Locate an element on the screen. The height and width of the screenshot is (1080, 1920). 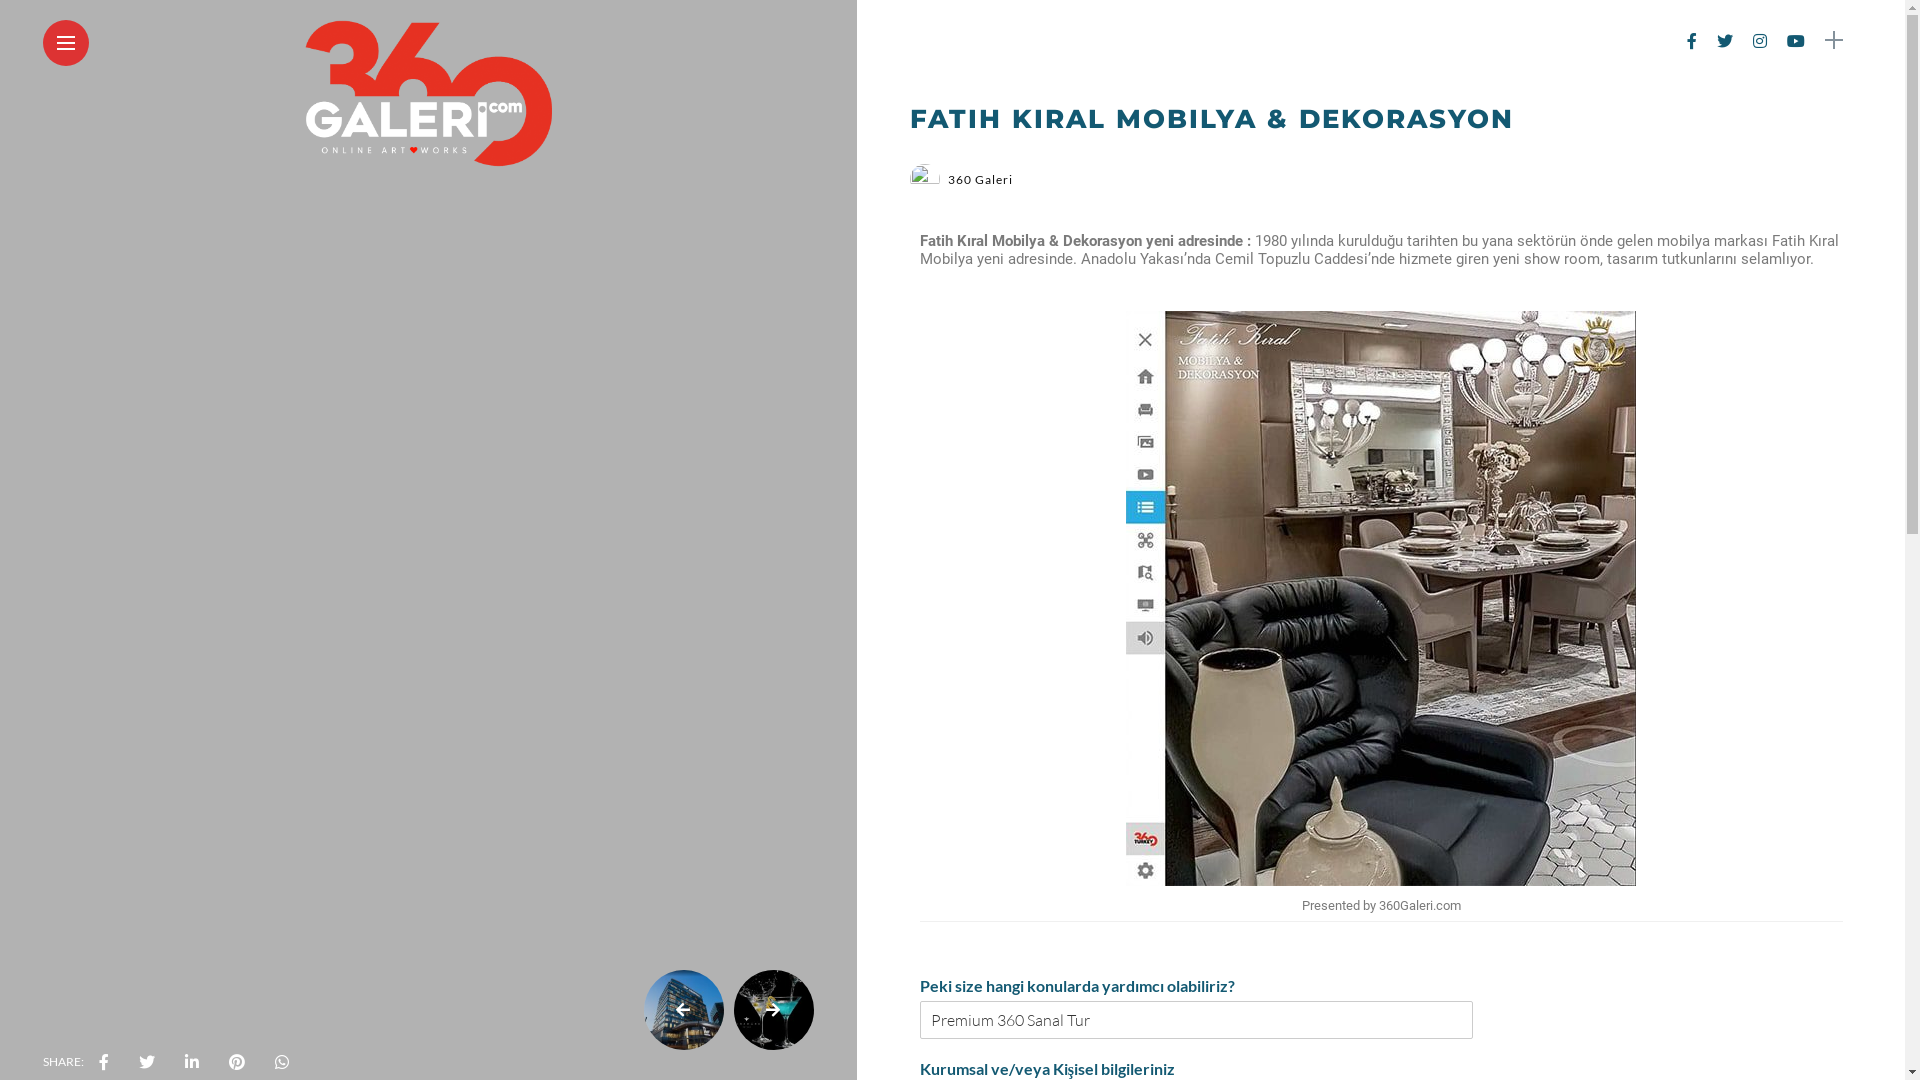
'360 Galeri' is located at coordinates (980, 178).